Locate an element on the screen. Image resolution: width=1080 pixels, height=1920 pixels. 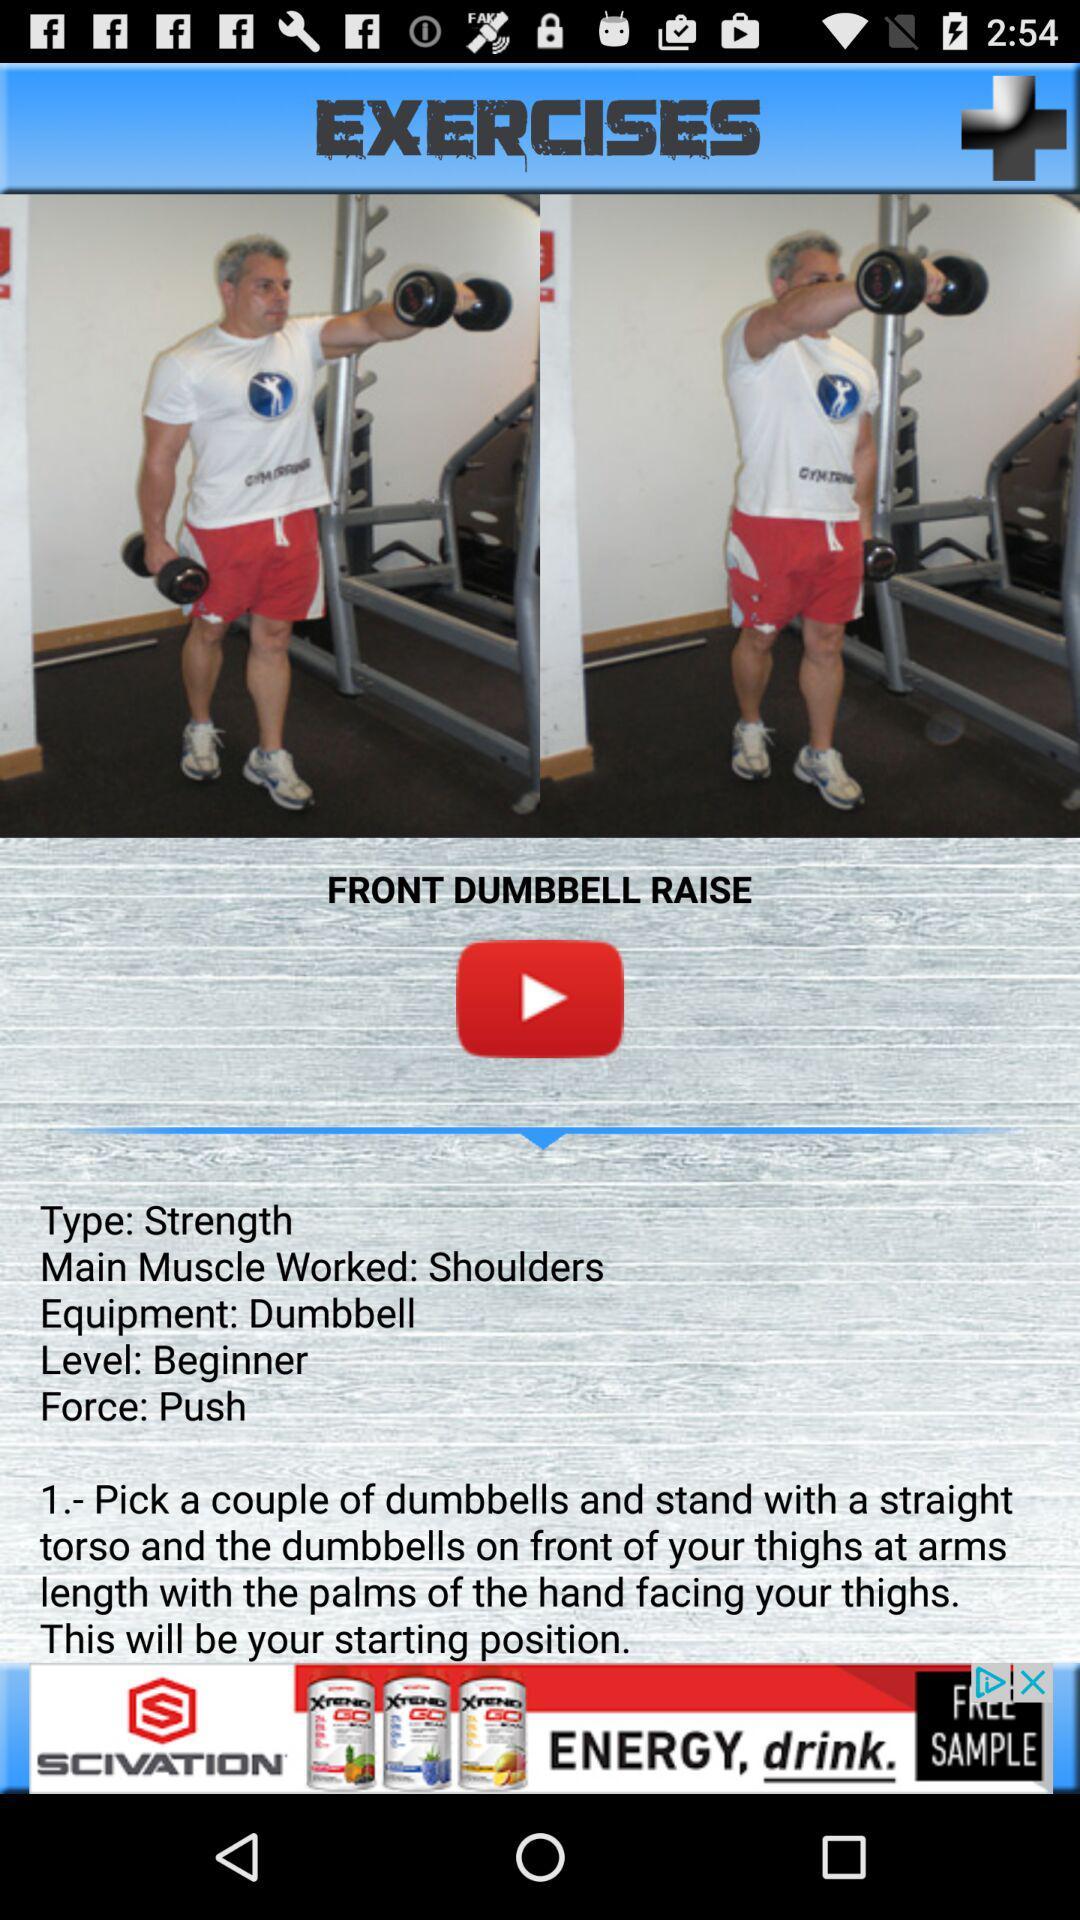
youtube is located at coordinates (540, 998).